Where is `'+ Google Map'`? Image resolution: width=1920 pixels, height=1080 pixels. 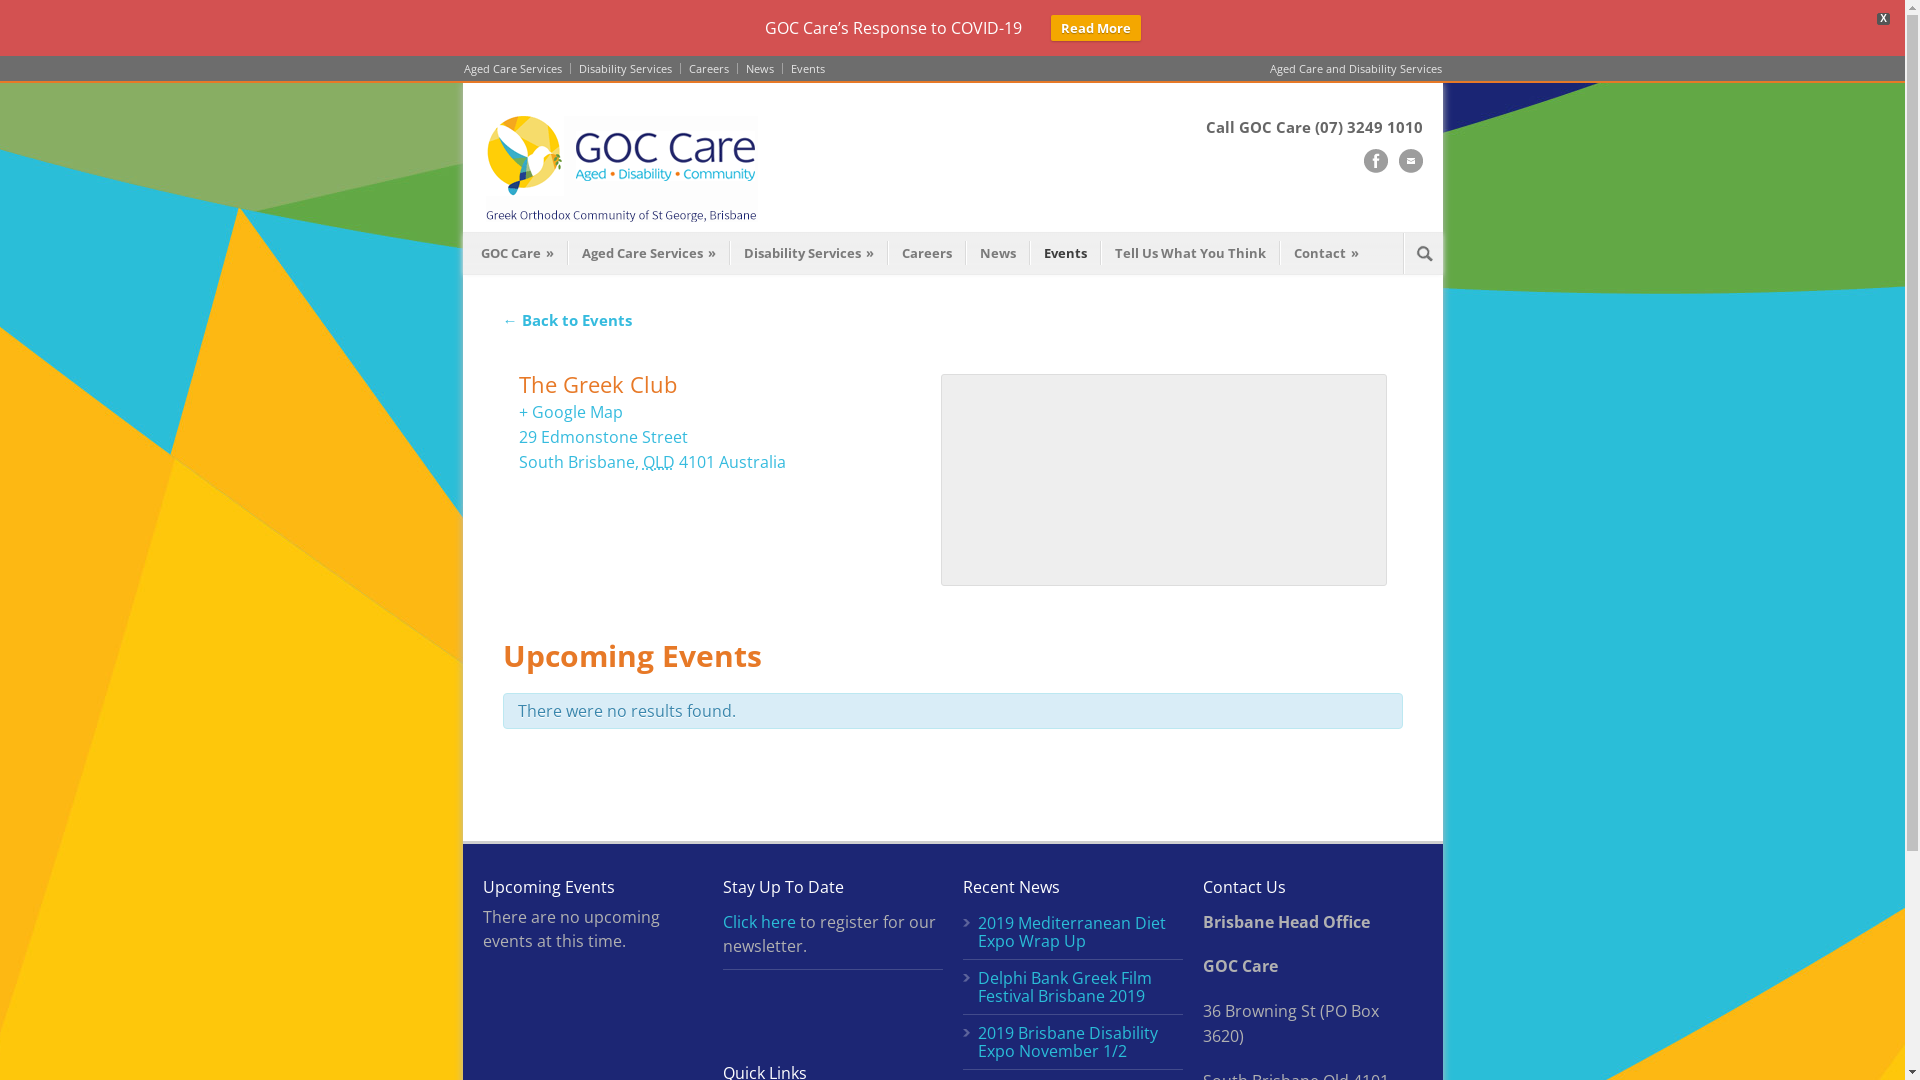 '+ Google Map' is located at coordinates (518, 411).